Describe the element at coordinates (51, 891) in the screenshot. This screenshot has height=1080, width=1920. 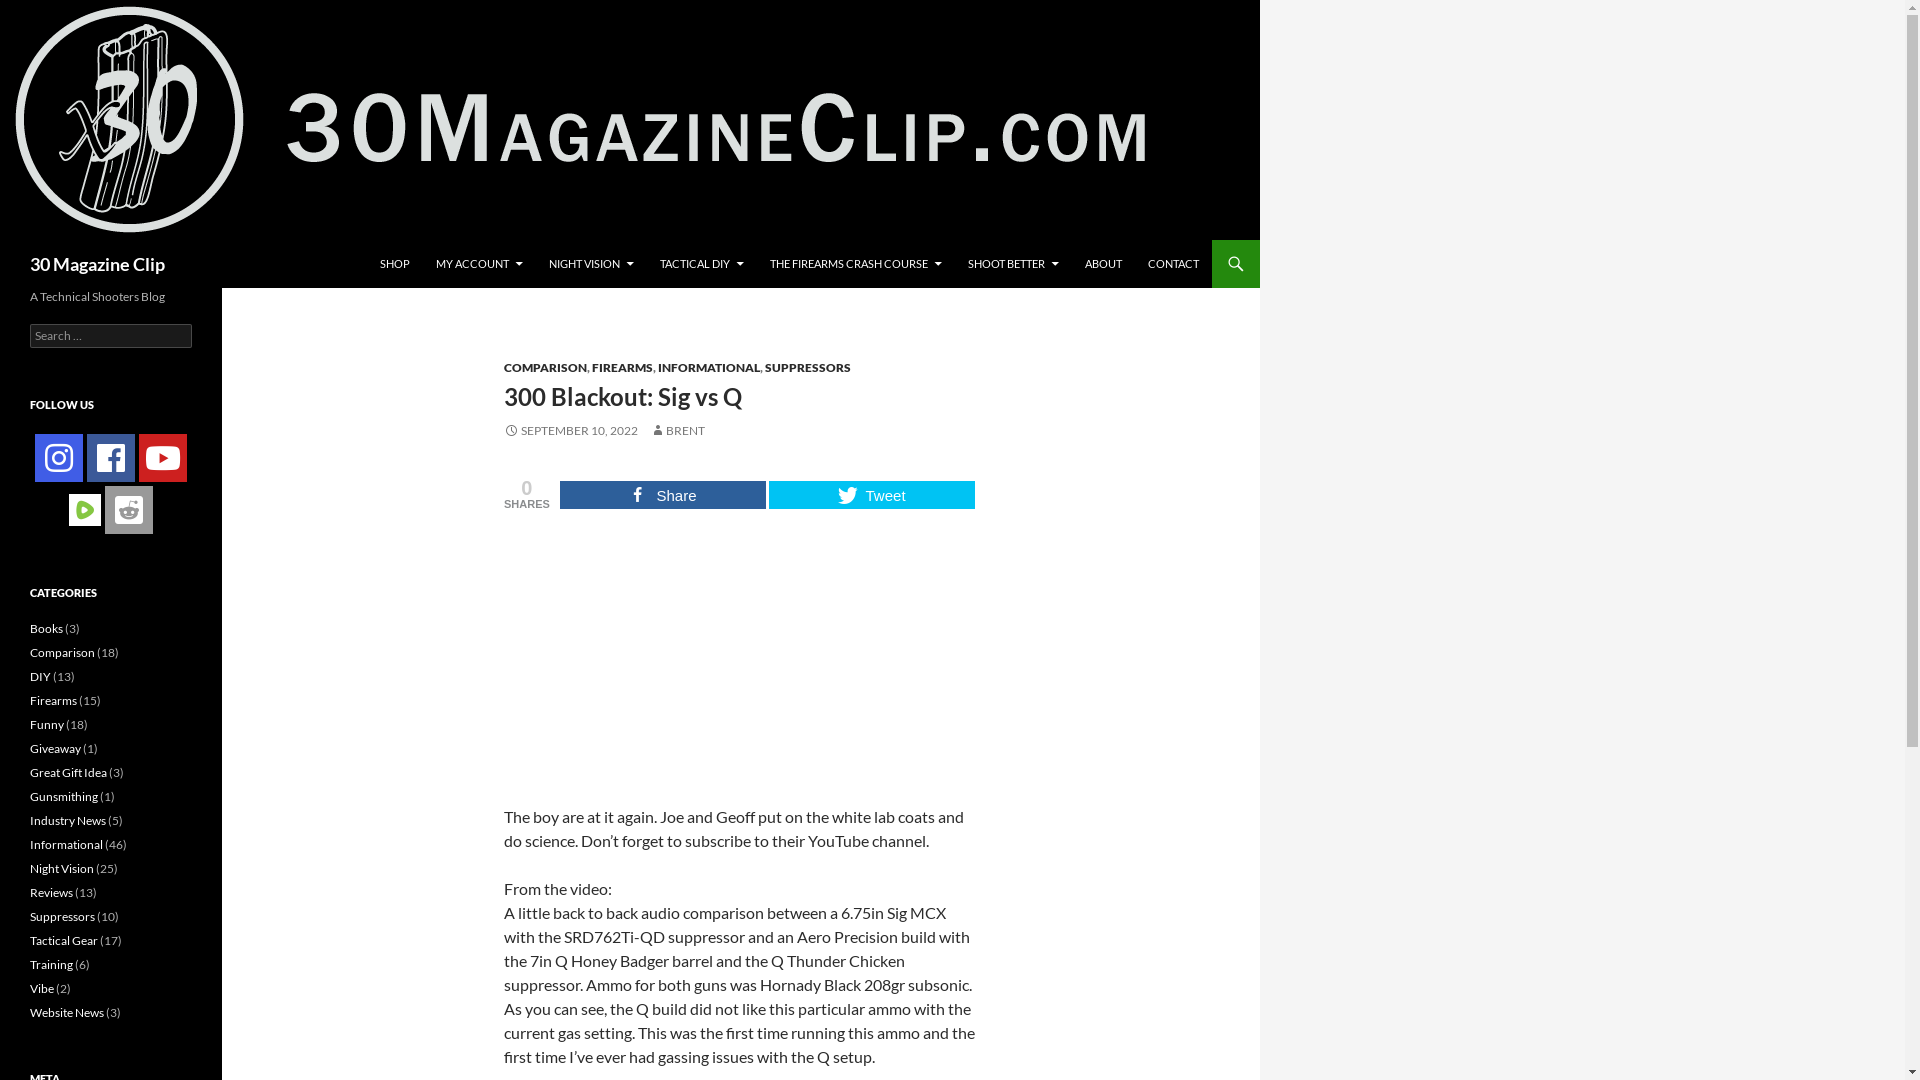
I see `'Reviews'` at that location.